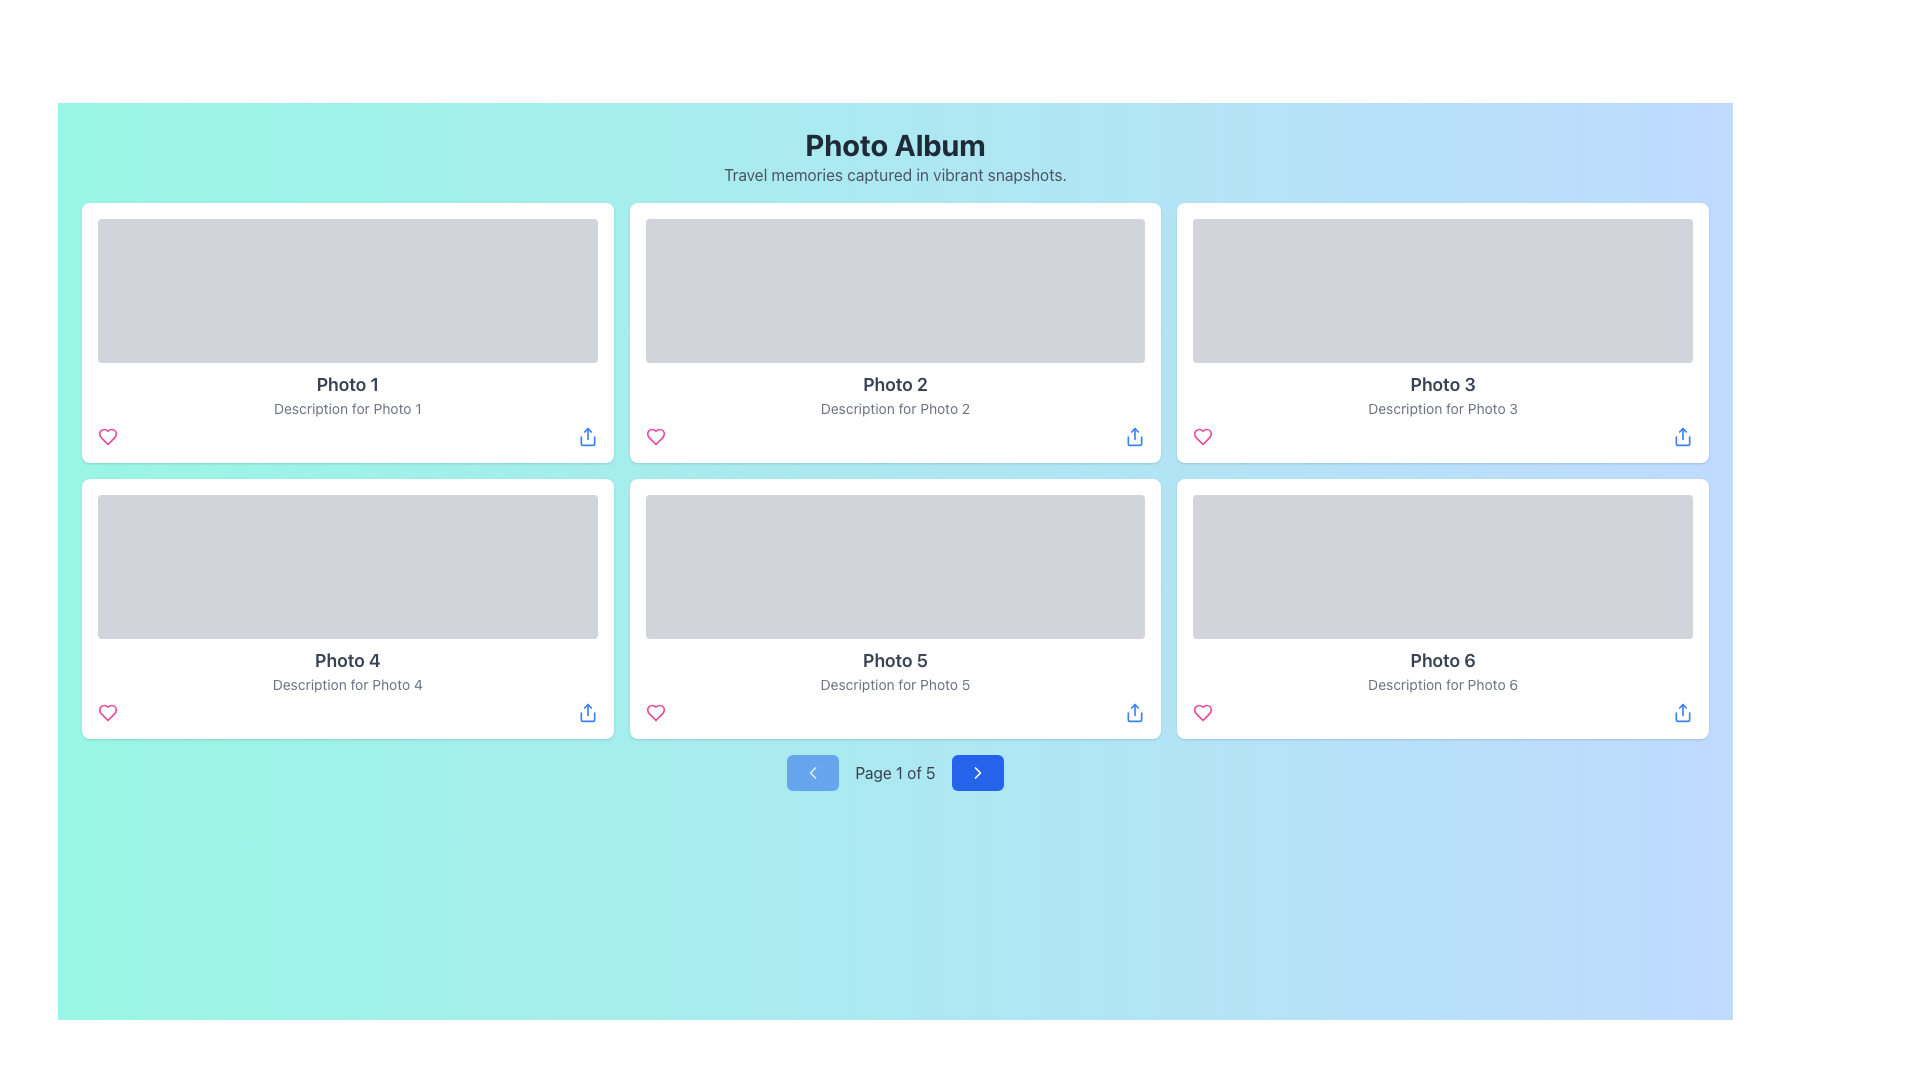 The height and width of the screenshot is (1080, 1920). I want to click on the text label displaying 'Photo 3' in bold, dark gray font, located in the third card of the grid layout, positioned beneath the gray rectangular placeholder image, so click(1443, 385).